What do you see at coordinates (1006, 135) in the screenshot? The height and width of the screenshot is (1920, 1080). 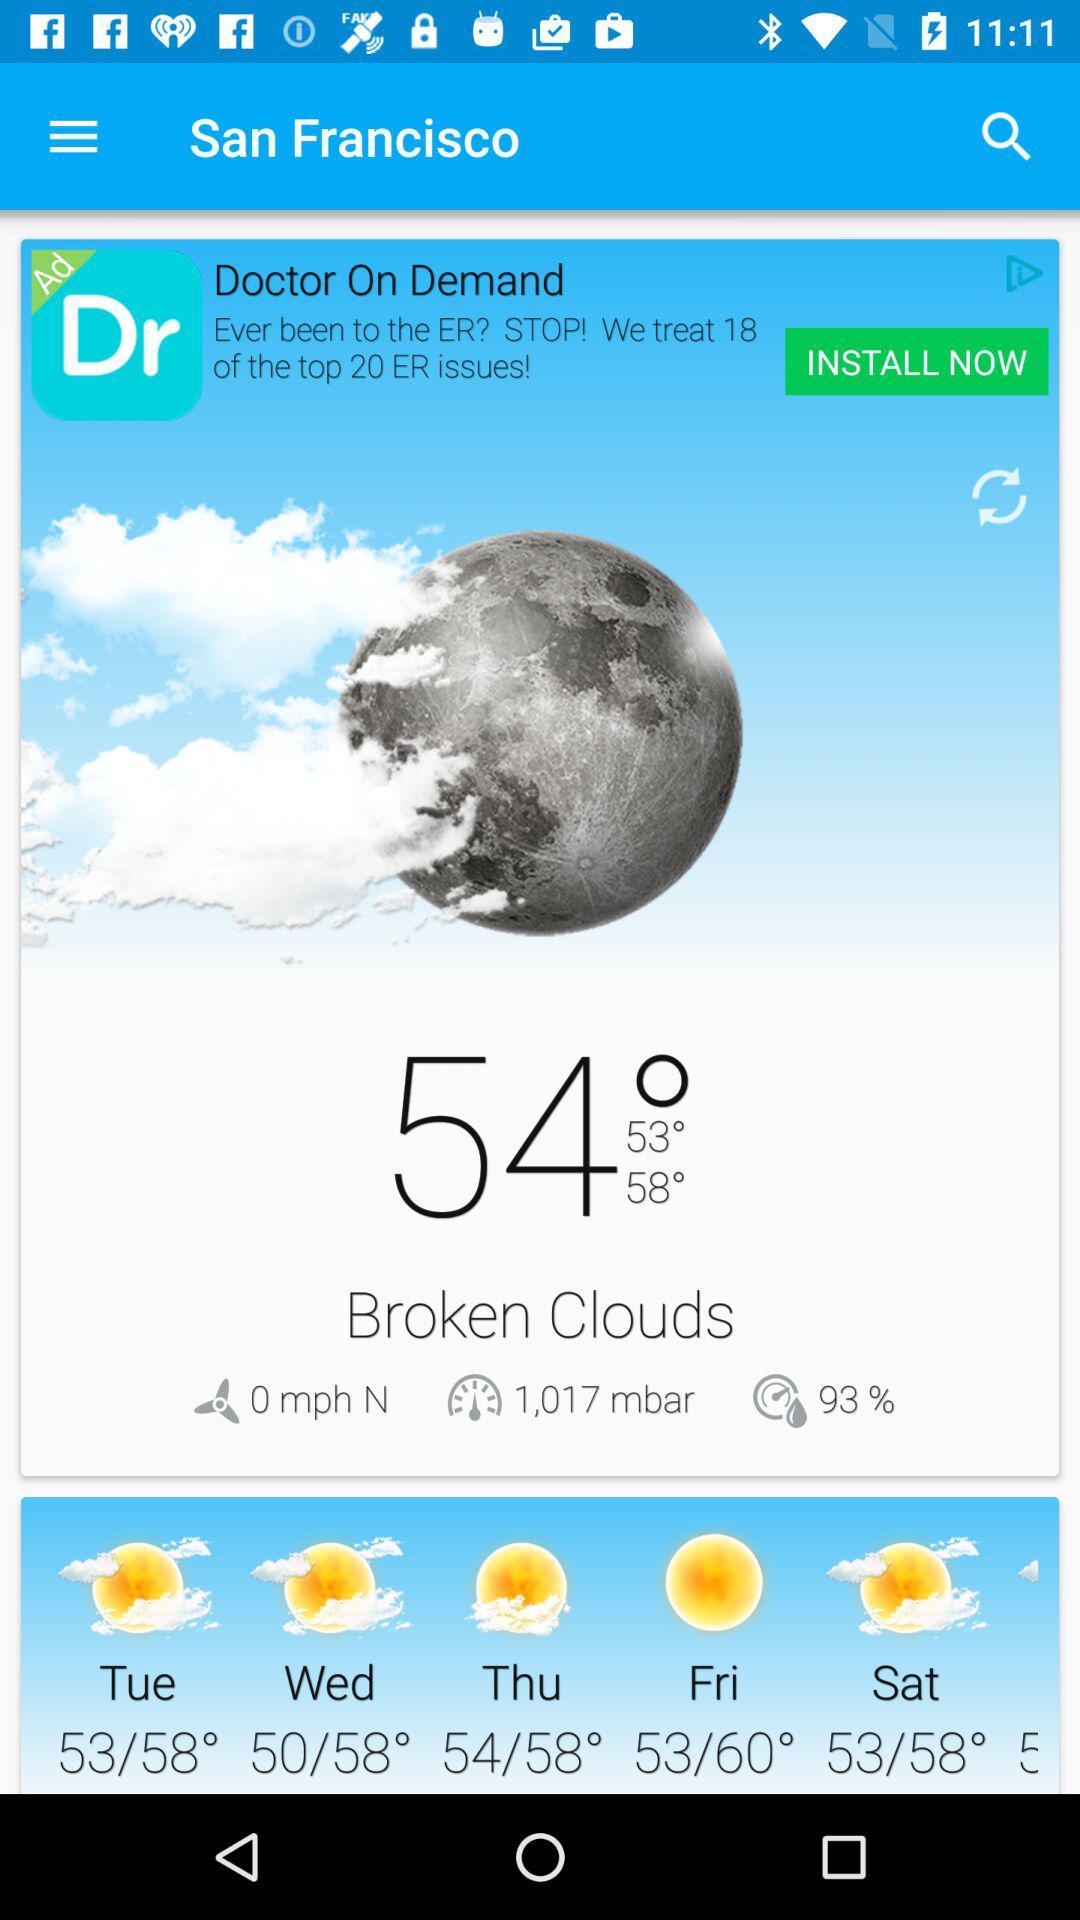 I see `item next to the san francisco item` at bounding box center [1006, 135].